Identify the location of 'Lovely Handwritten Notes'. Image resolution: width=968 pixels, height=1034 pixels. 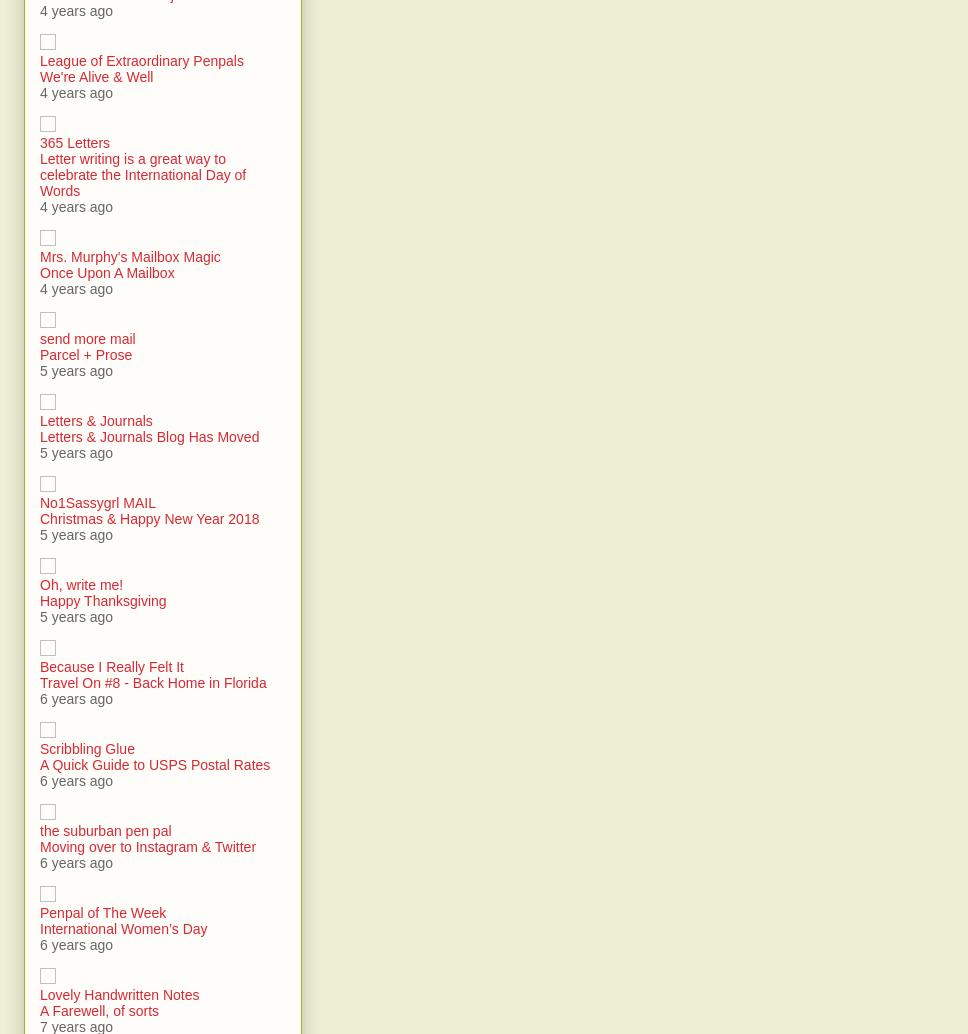
(119, 994).